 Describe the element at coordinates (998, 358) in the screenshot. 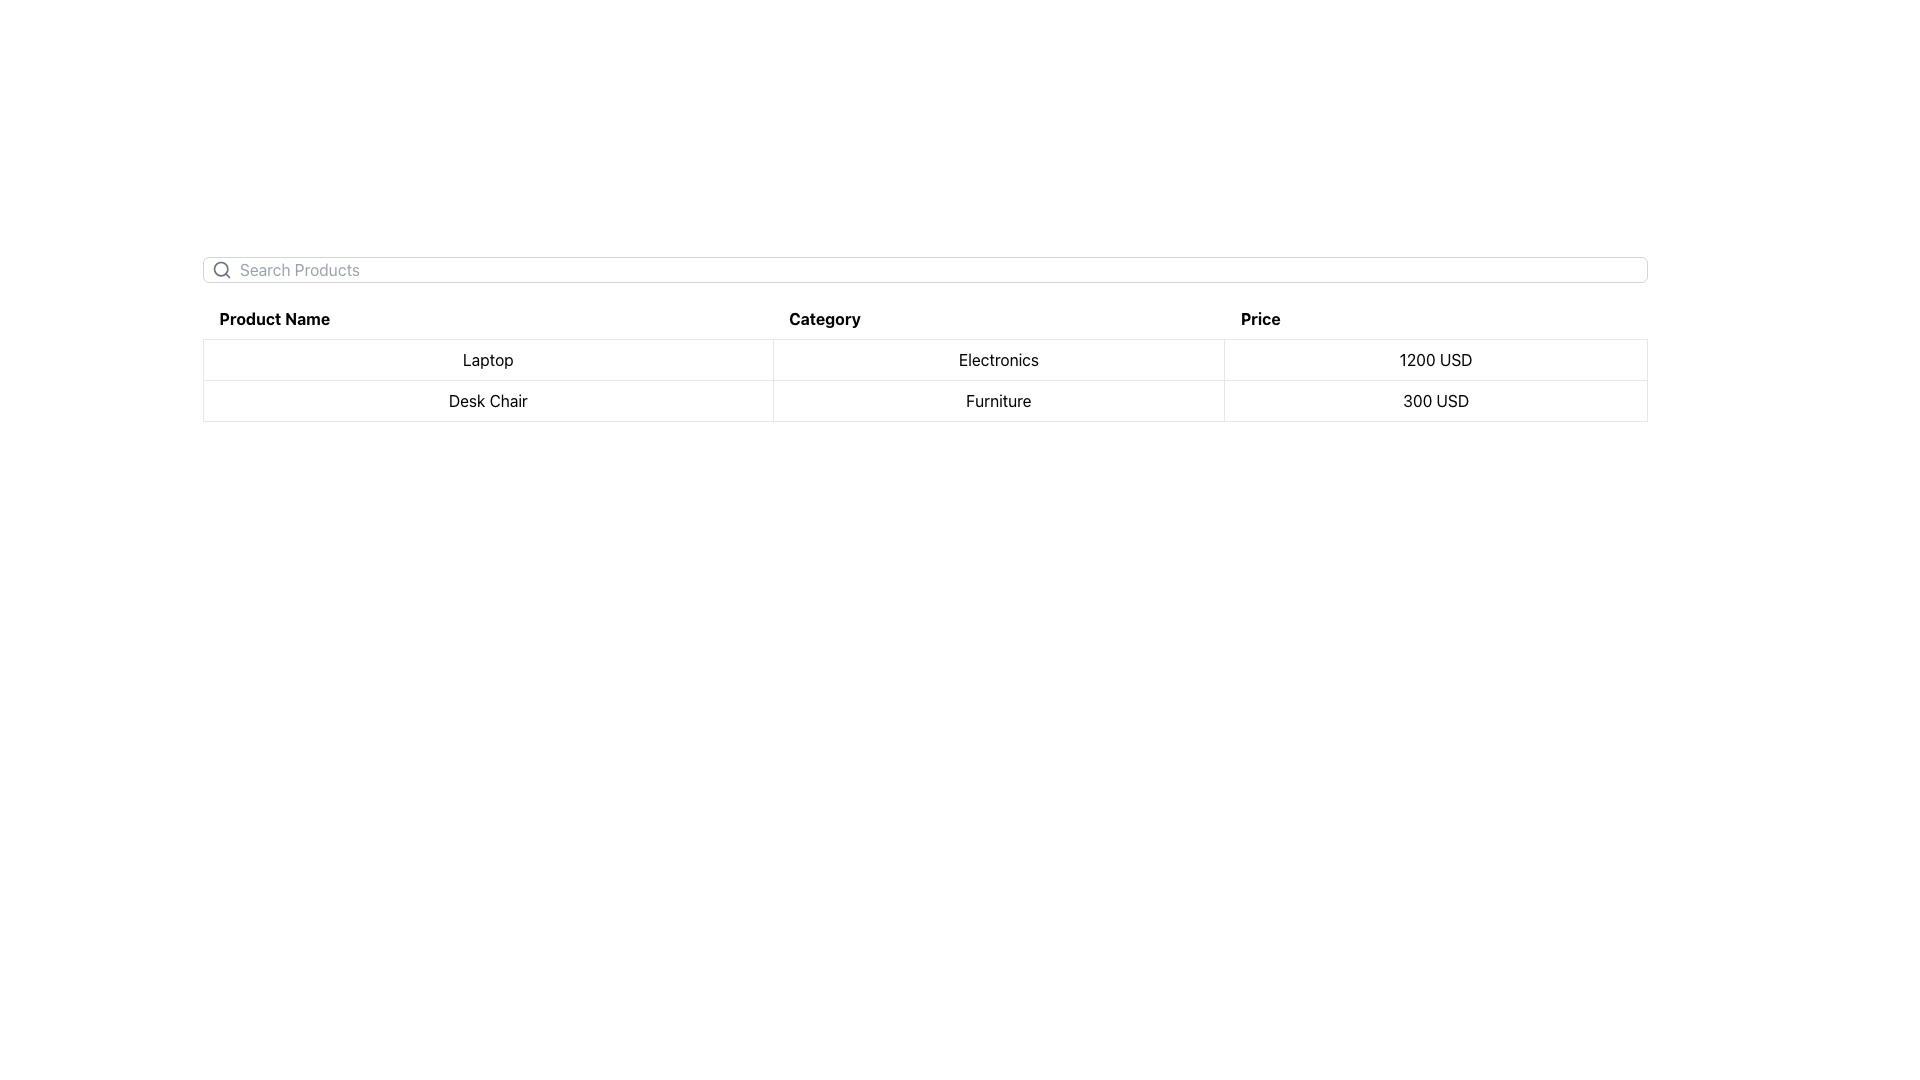

I see `text displayed in the 'Electronics' cell of the product details table, which is positioned in the second column of the first row` at that location.